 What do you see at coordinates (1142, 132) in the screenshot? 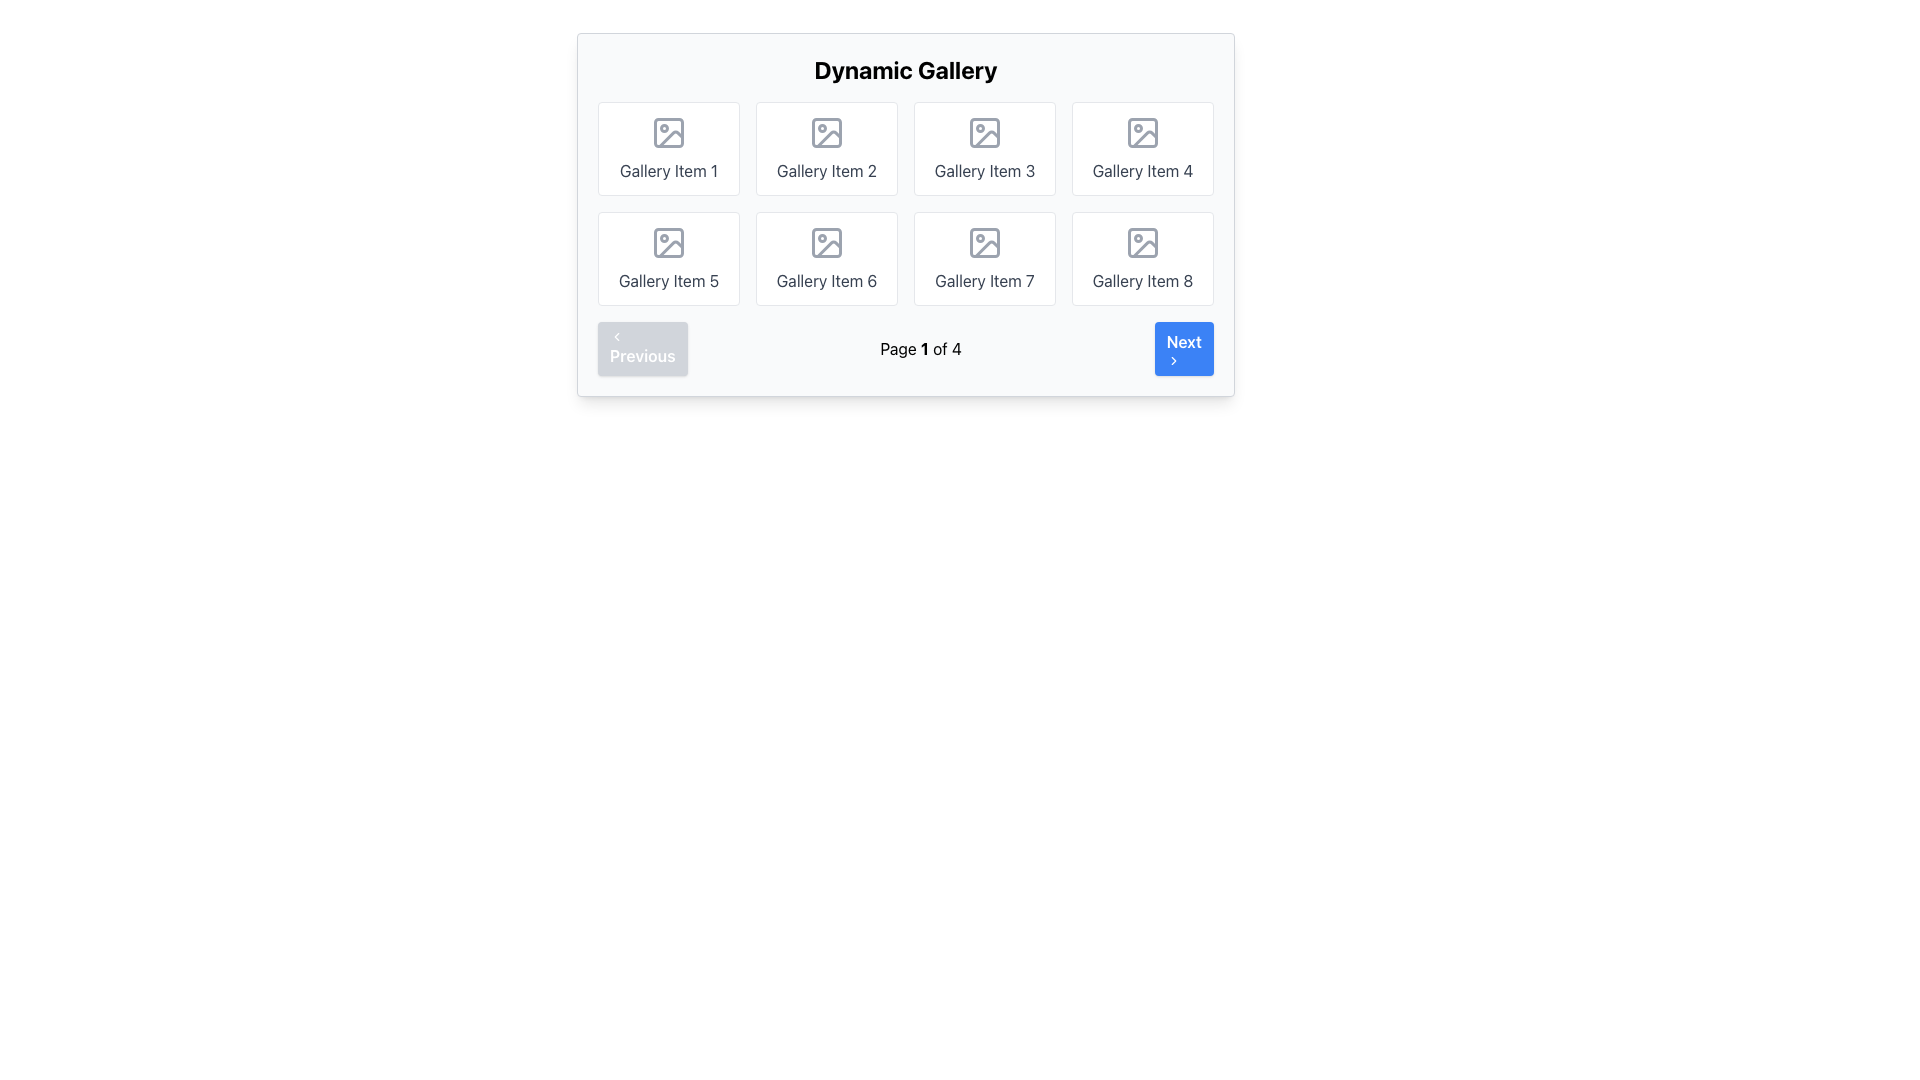
I see `the photograph icon with a mountain and sun motif located at the top-center of the 'Gallery Item 4' card in the gallery grid` at bounding box center [1142, 132].